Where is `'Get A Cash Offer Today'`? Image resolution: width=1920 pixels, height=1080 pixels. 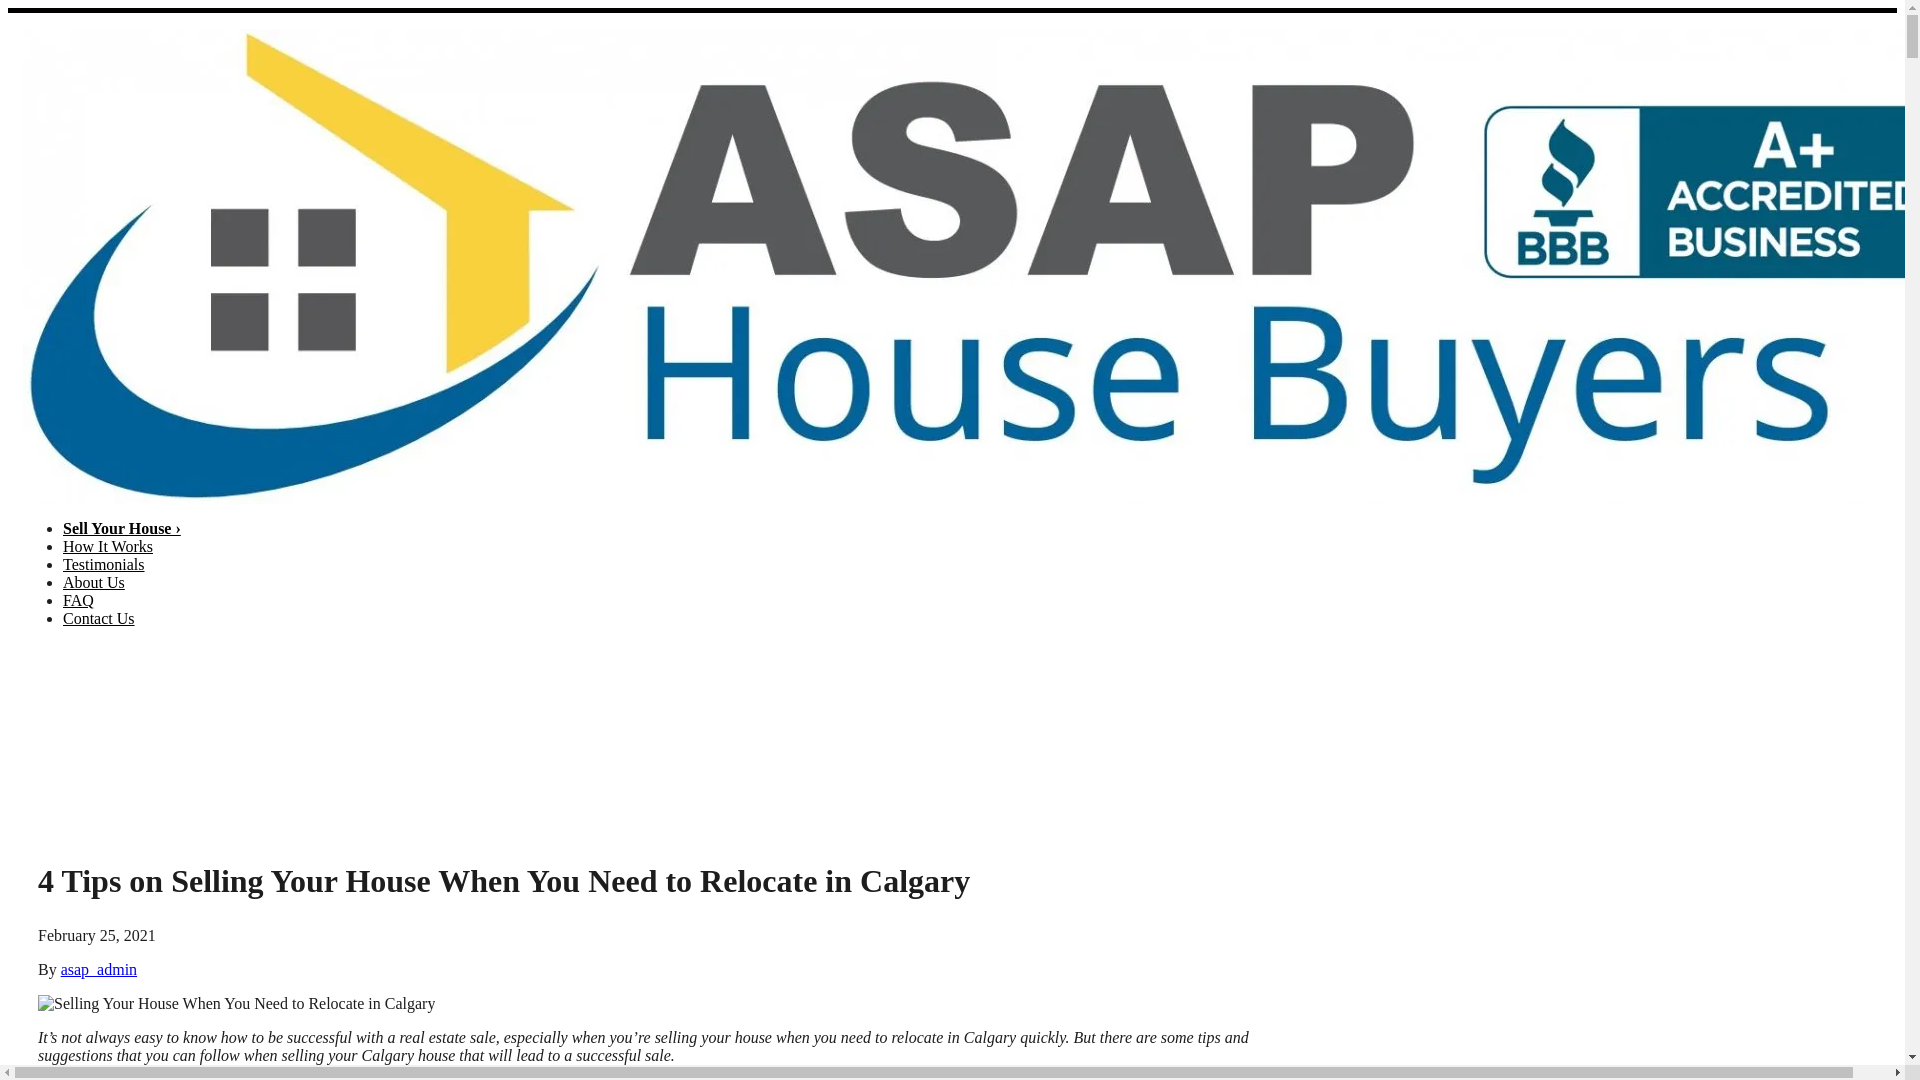
'Get A Cash Offer Today' is located at coordinates (1828, 749).